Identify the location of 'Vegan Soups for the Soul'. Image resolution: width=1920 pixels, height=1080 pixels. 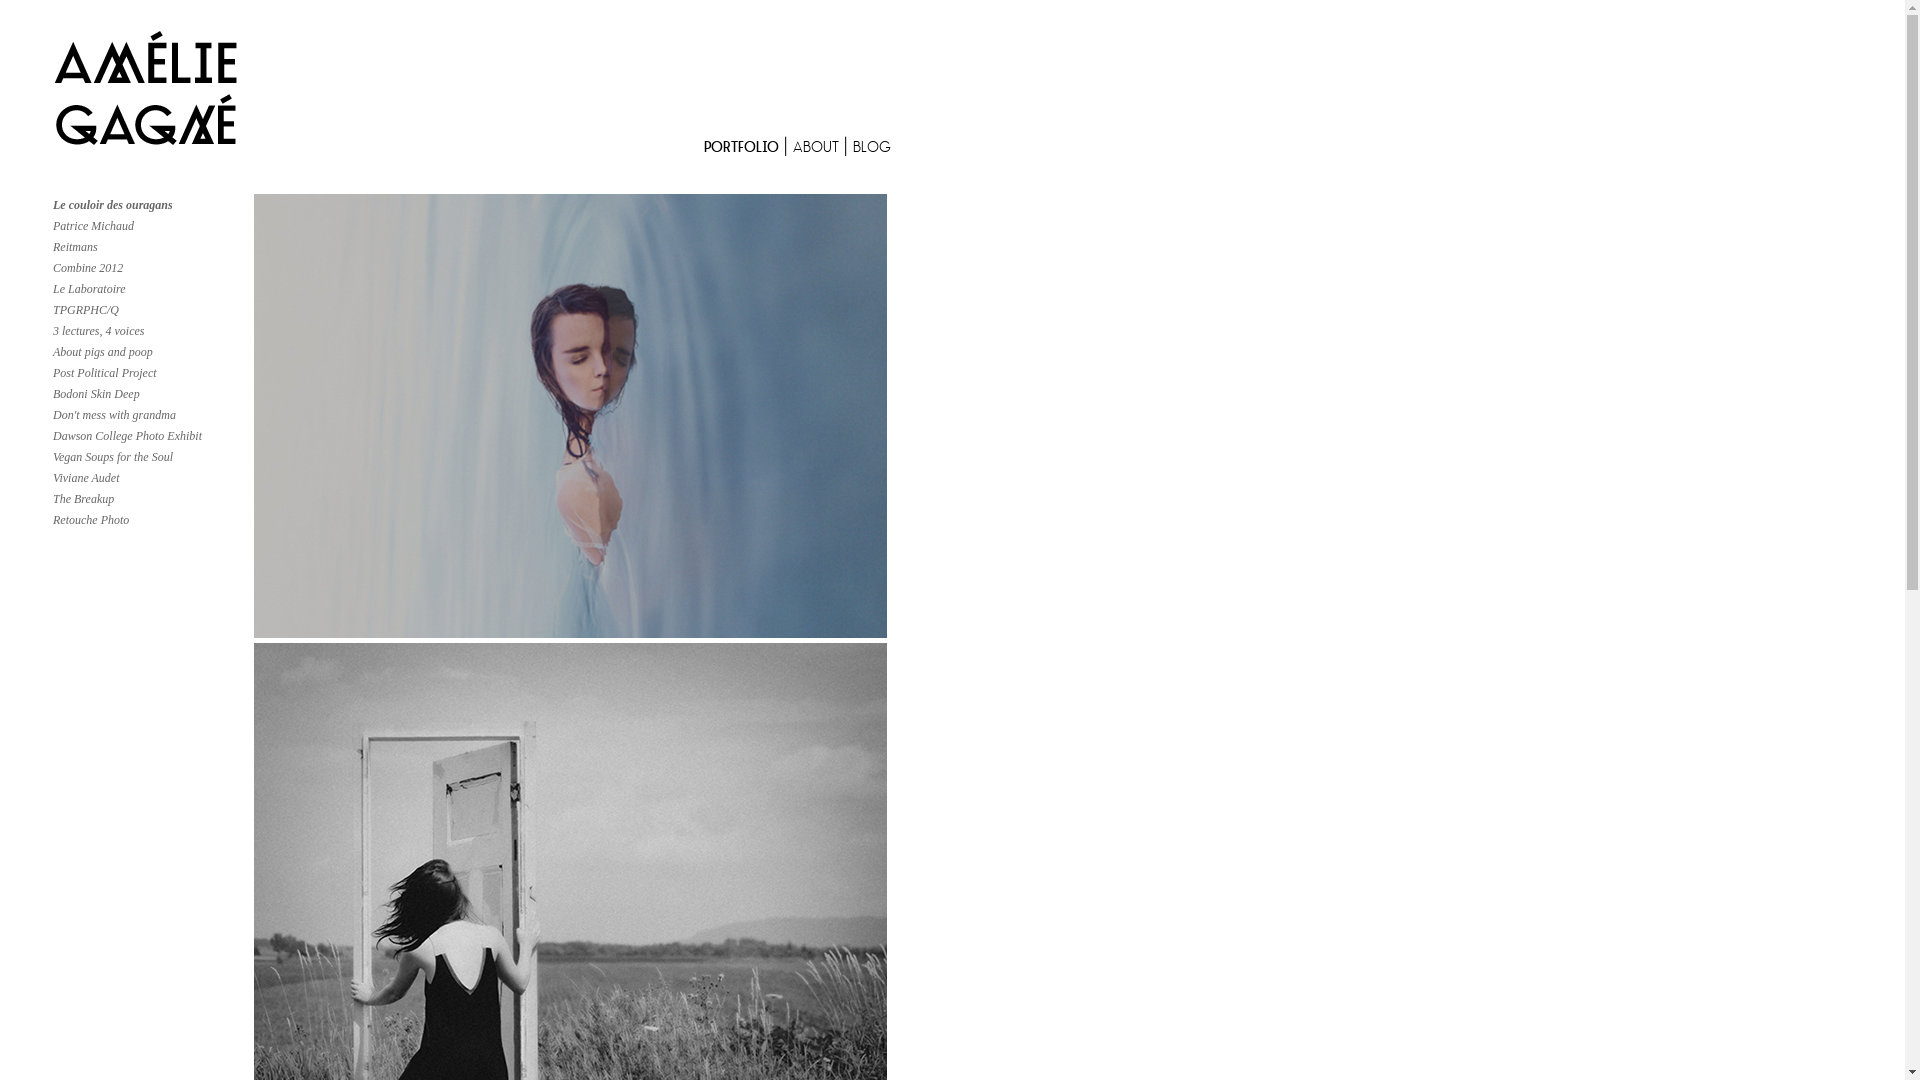
(112, 456).